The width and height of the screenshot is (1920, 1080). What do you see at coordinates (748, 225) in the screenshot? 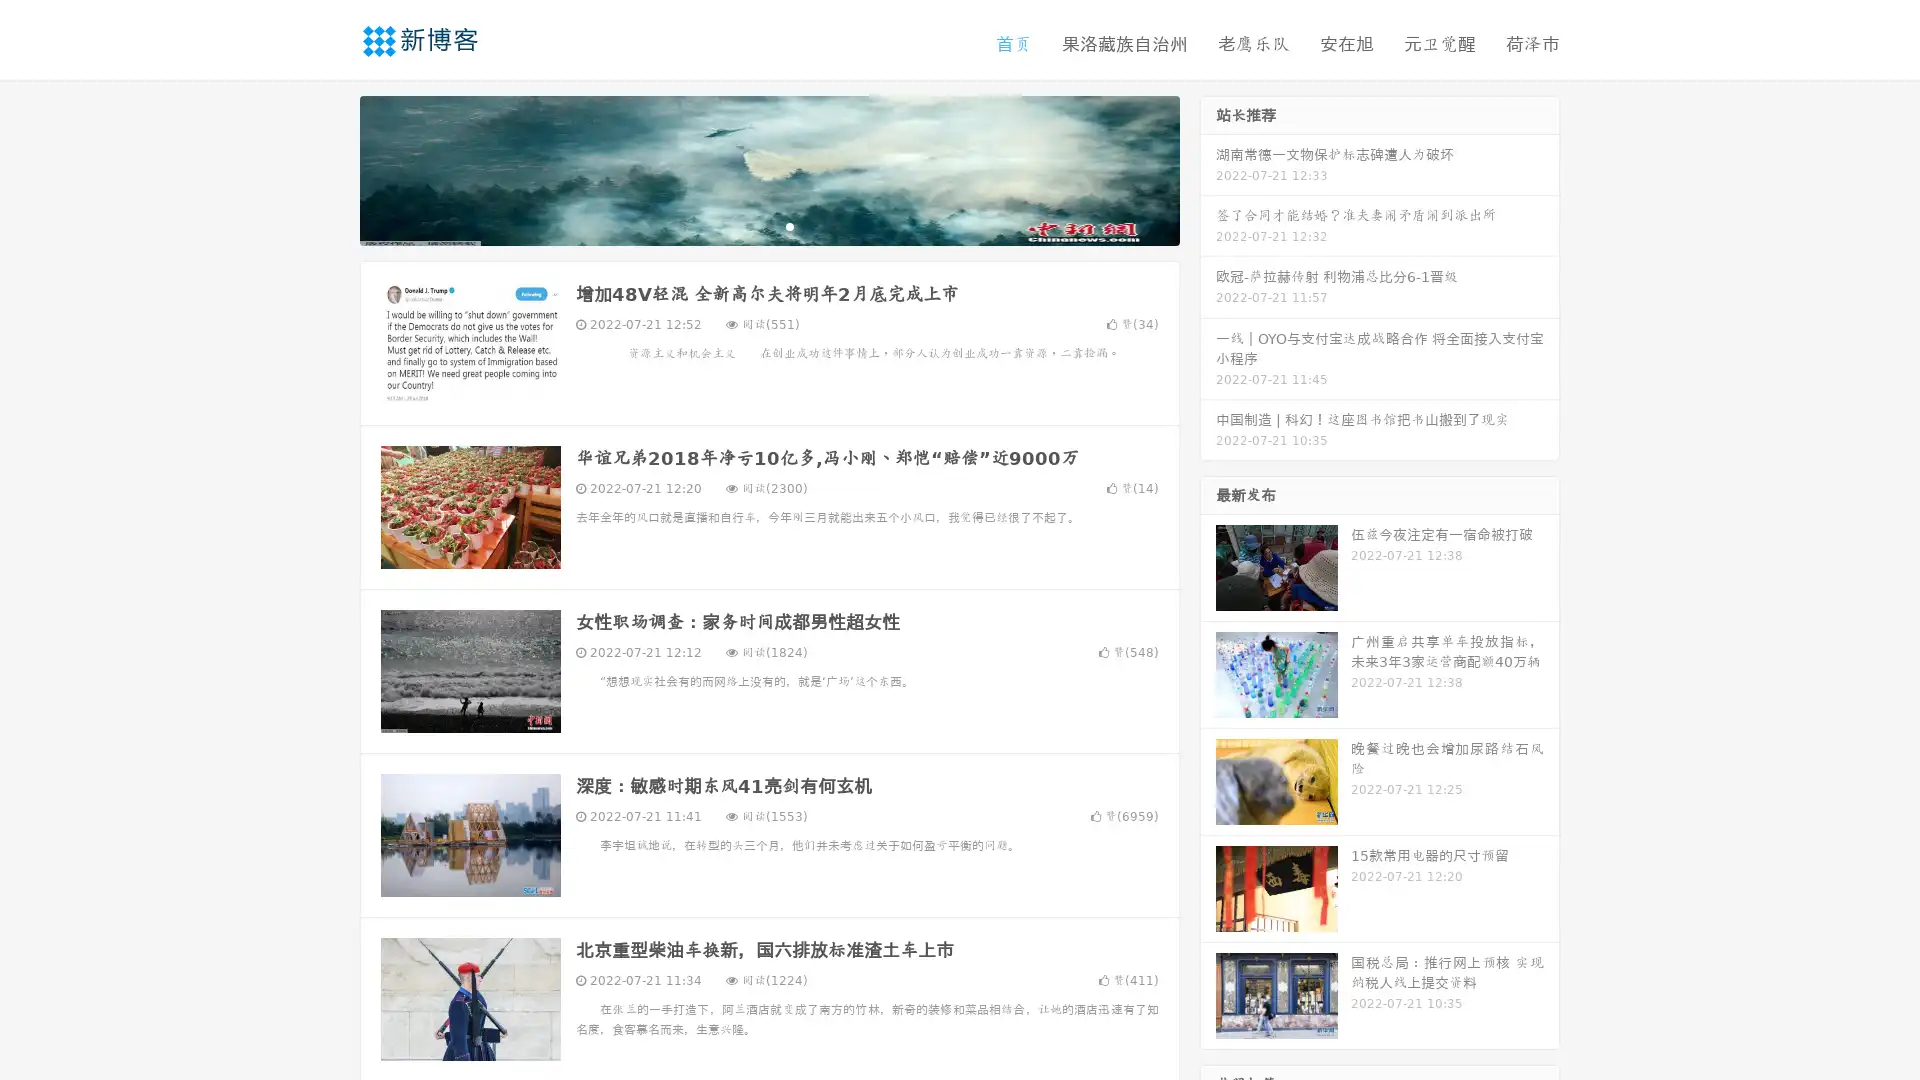
I see `Go to slide 1` at bounding box center [748, 225].